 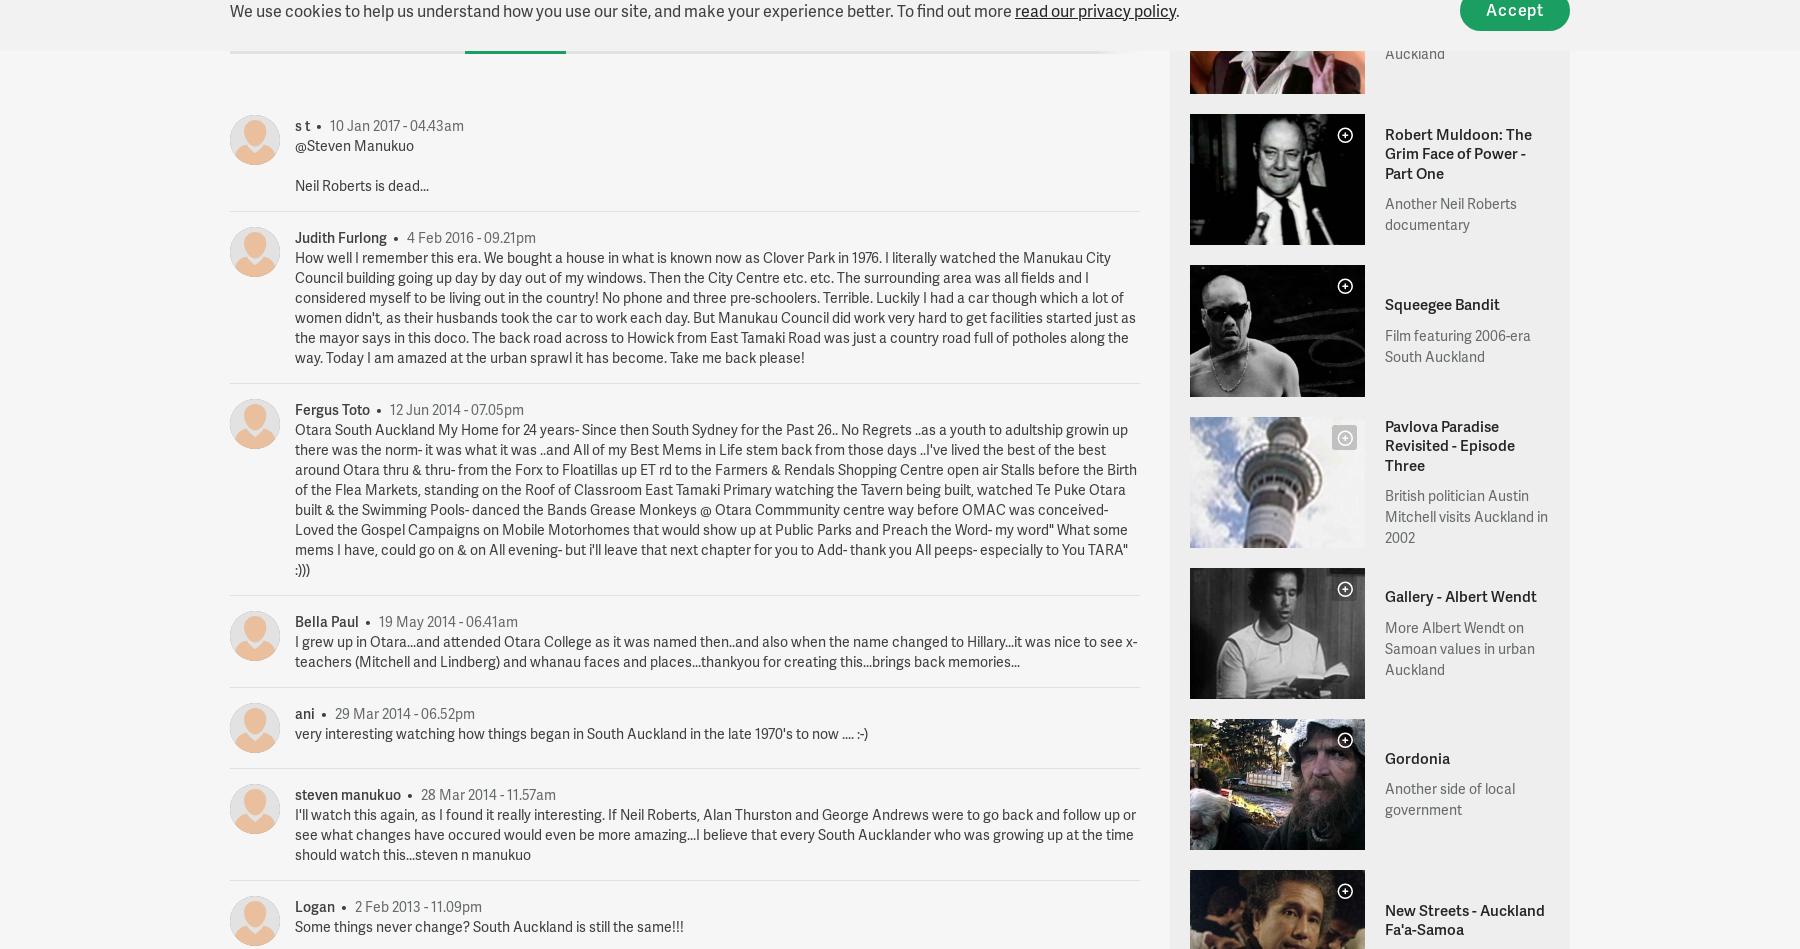 I want to click on 'Judith Furlong', so click(x=342, y=235).